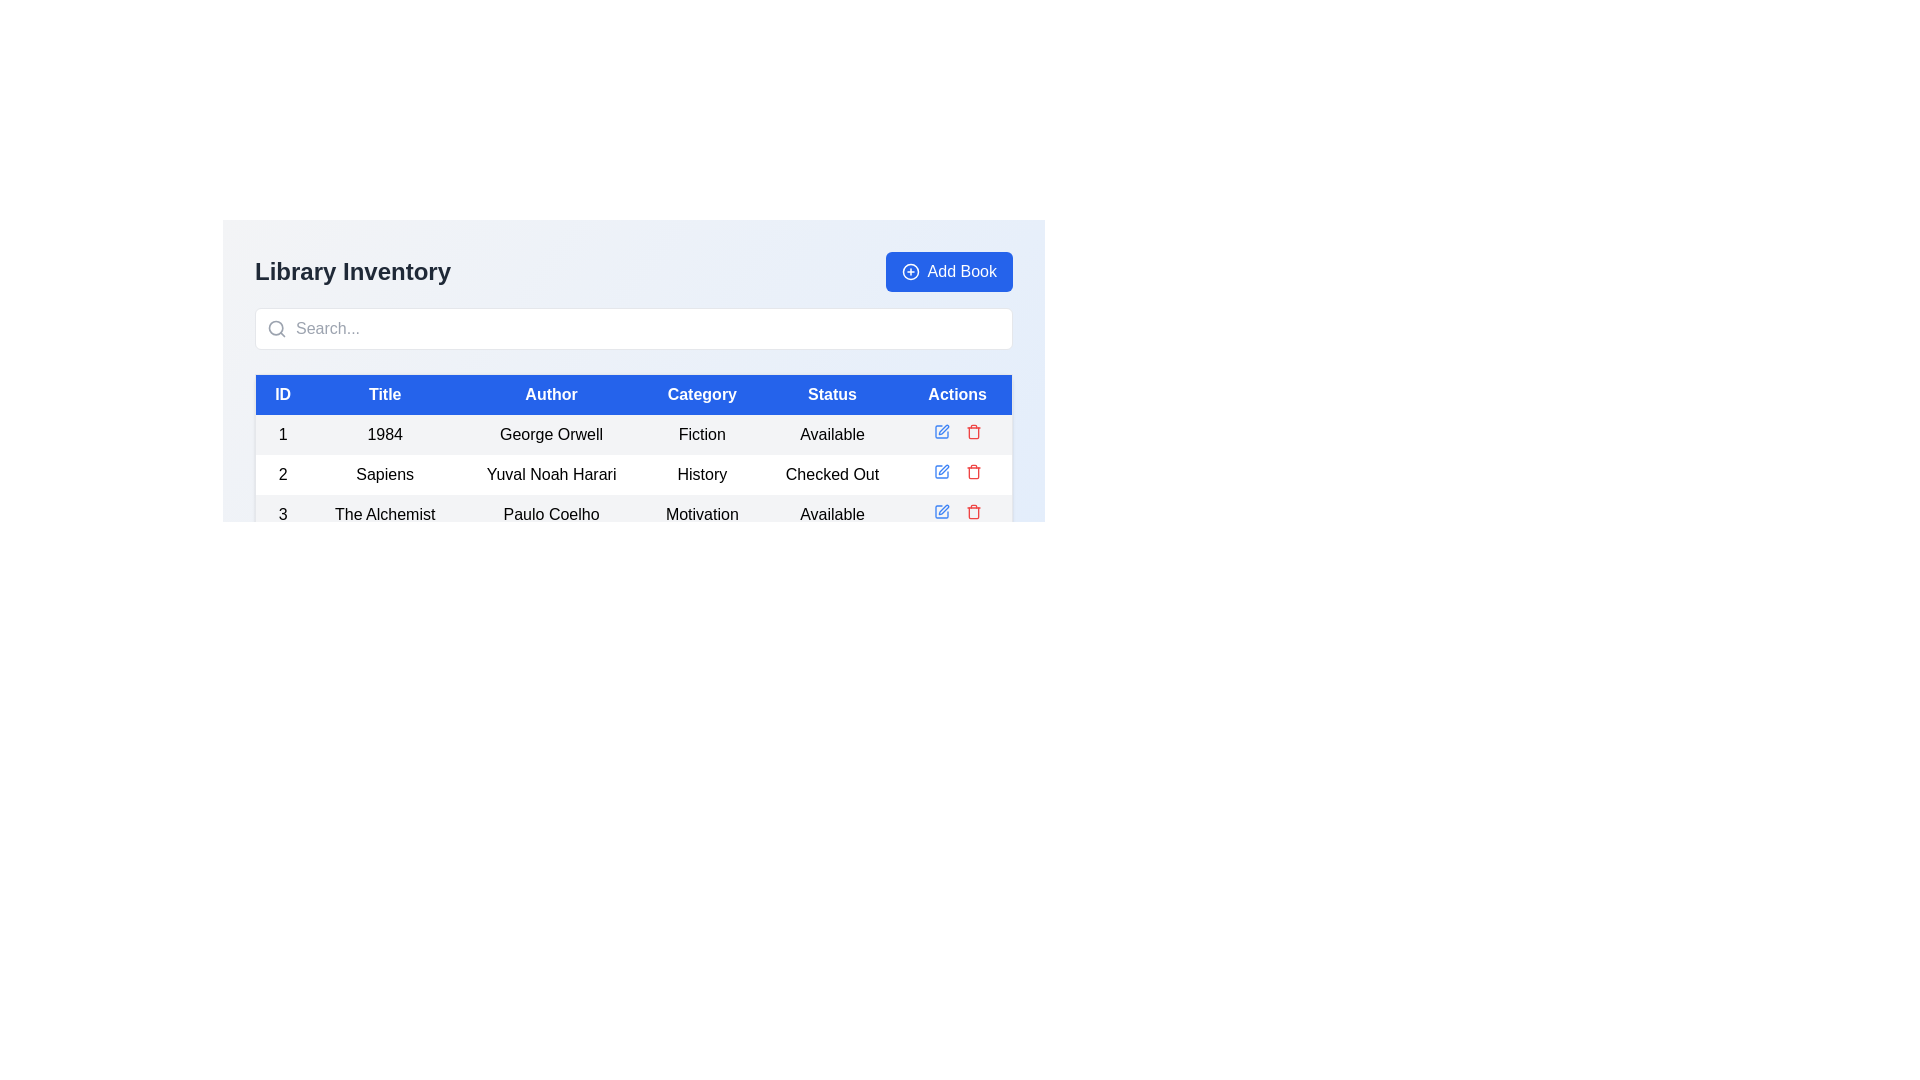  I want to click on the Table Header Cell that labels the 'Title' column, positioned between 'ID' and 'Author' headers, so click(385, 394).